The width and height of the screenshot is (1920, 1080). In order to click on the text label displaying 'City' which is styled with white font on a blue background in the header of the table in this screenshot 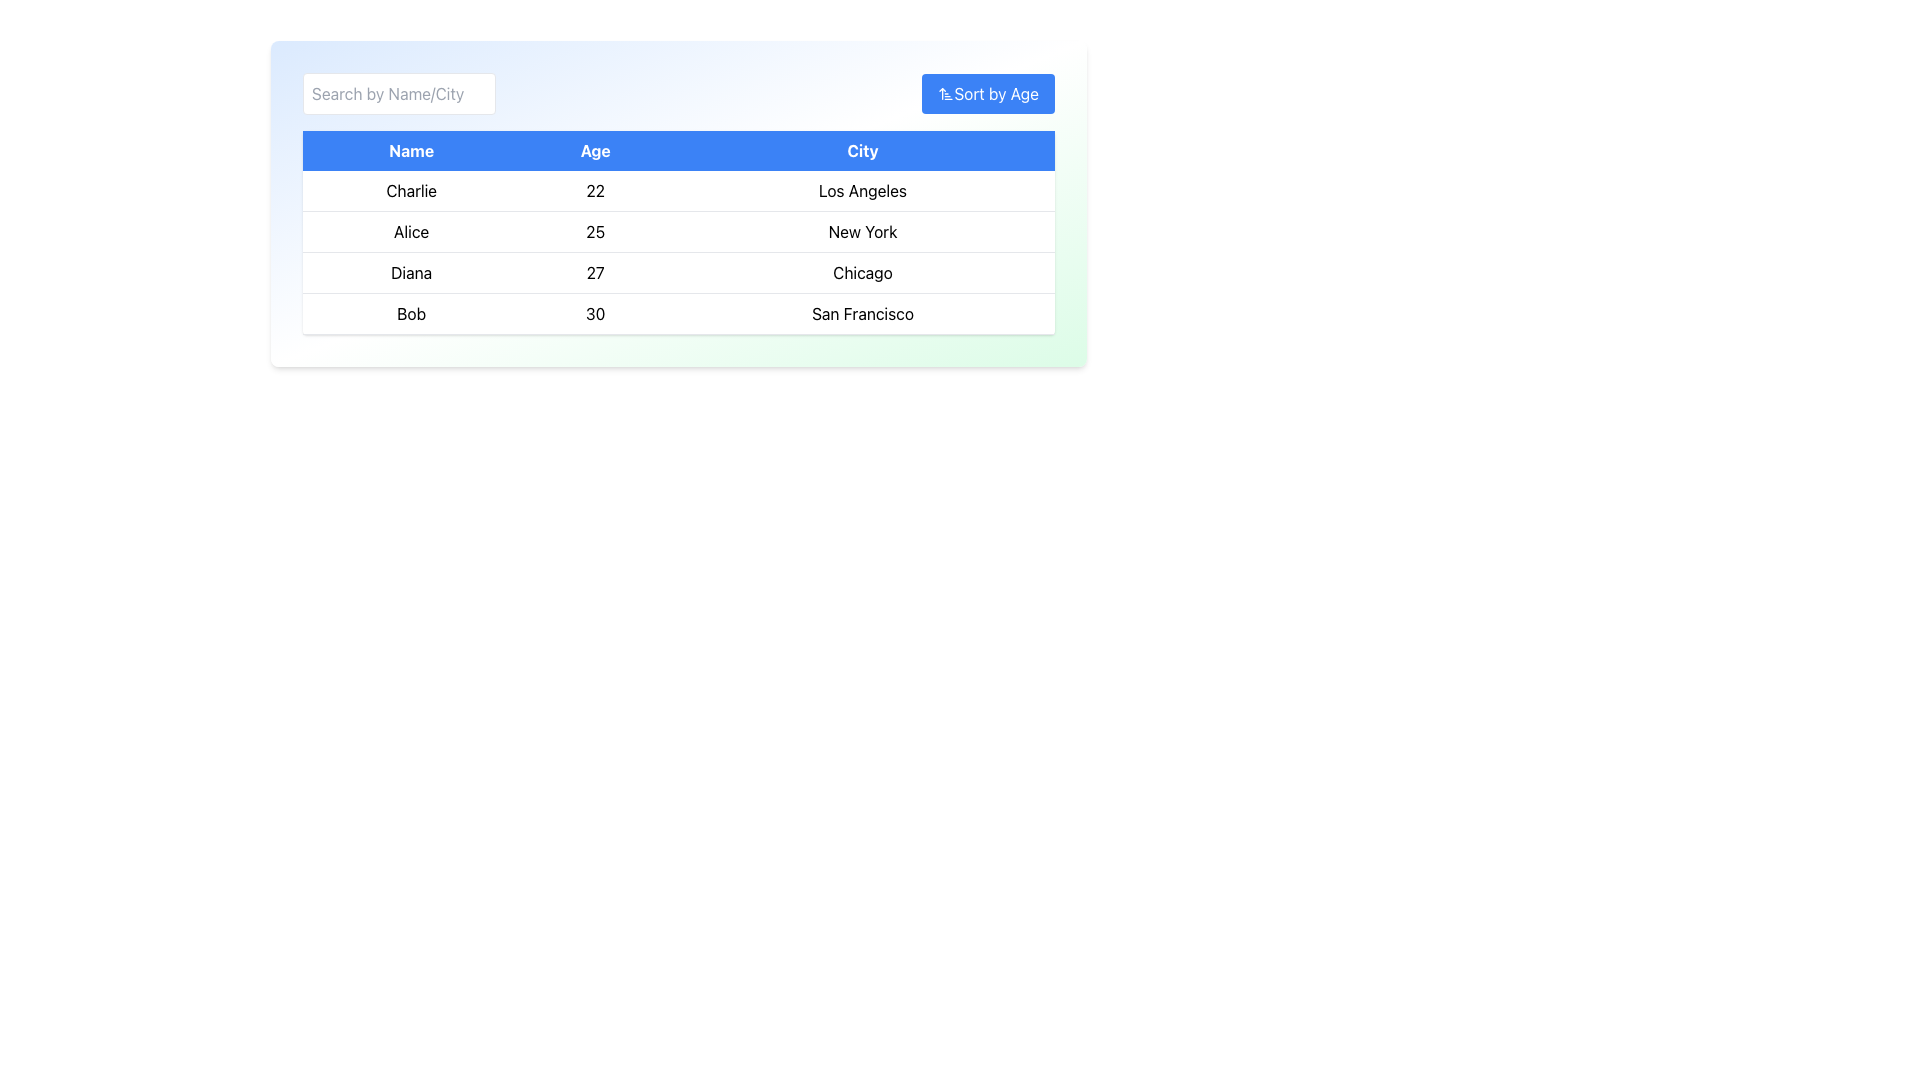, I will do `click(863, 149)`.